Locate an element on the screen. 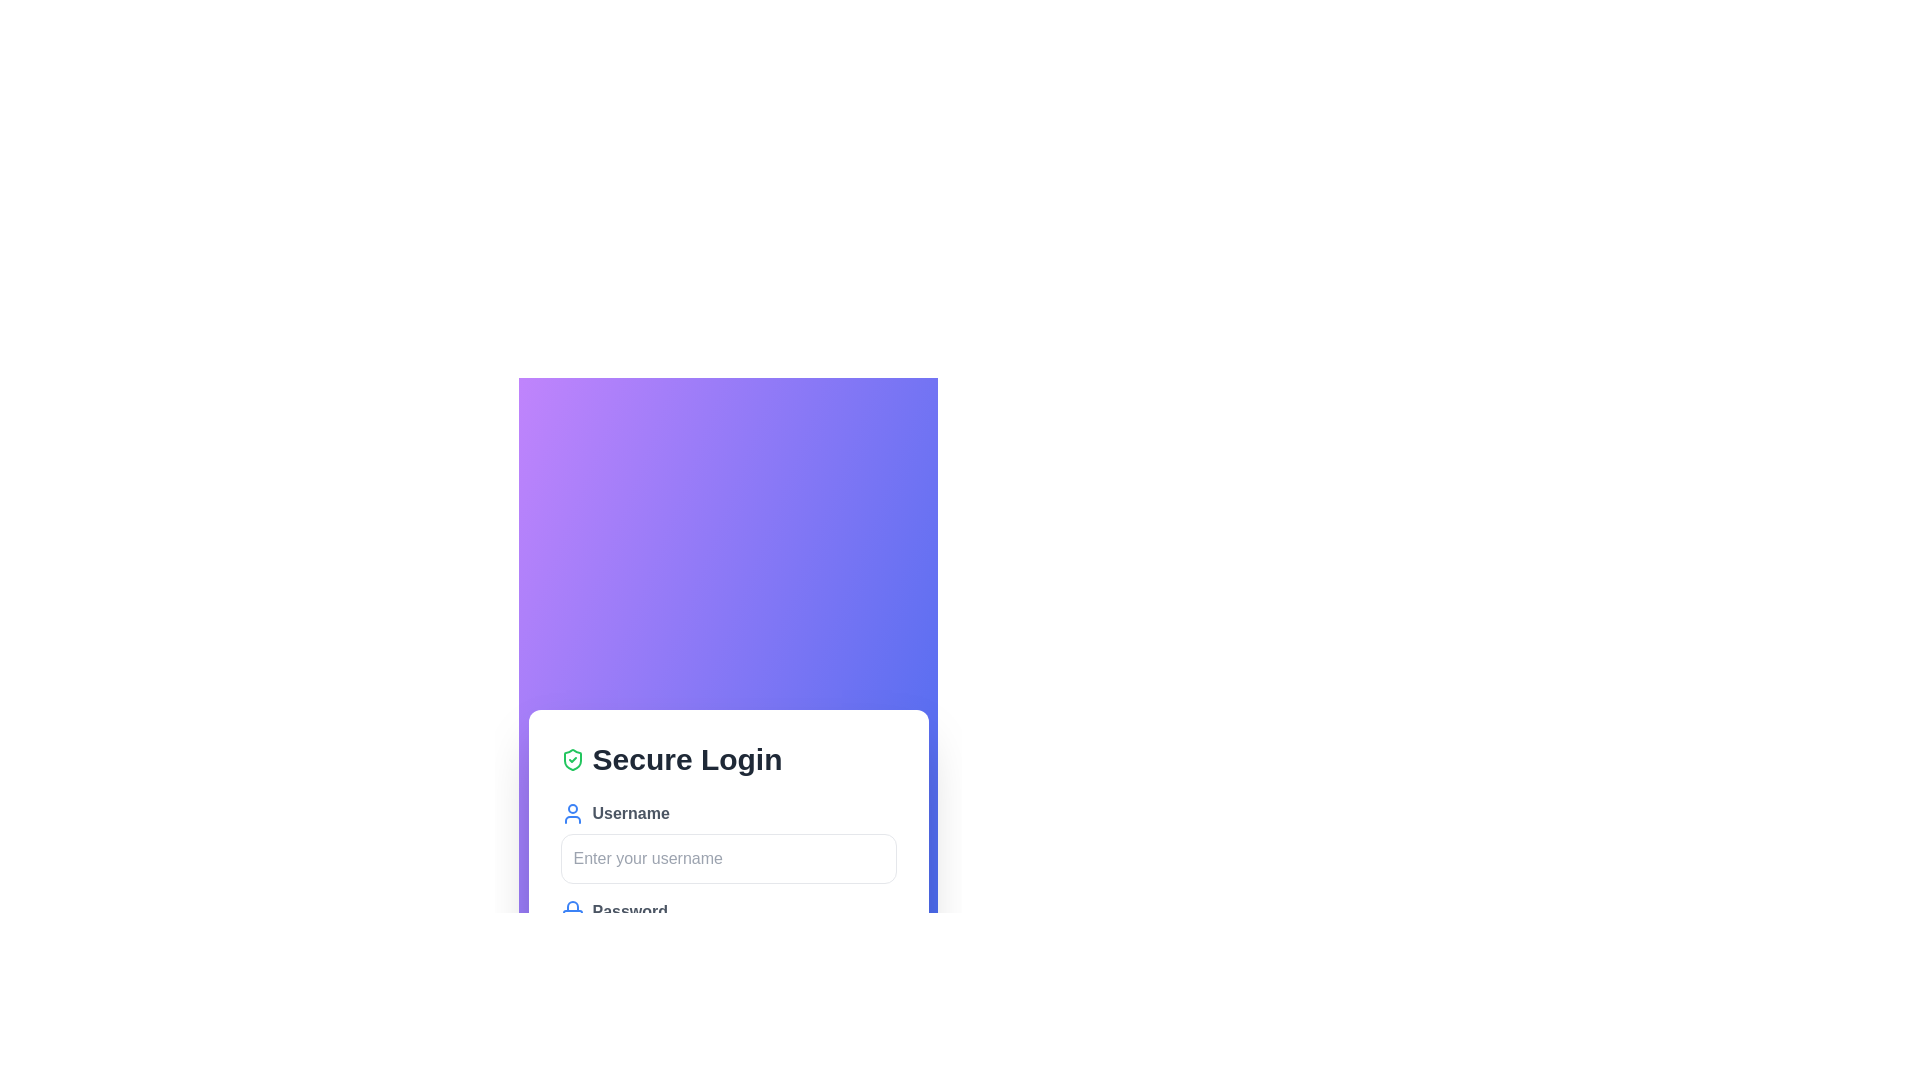 The height and width of the screenshot is (1080, 1920). the user avatar icon, which is a blue circular head representation positioned to the left of the 'Username' text label is located at coordinates (571, 813).